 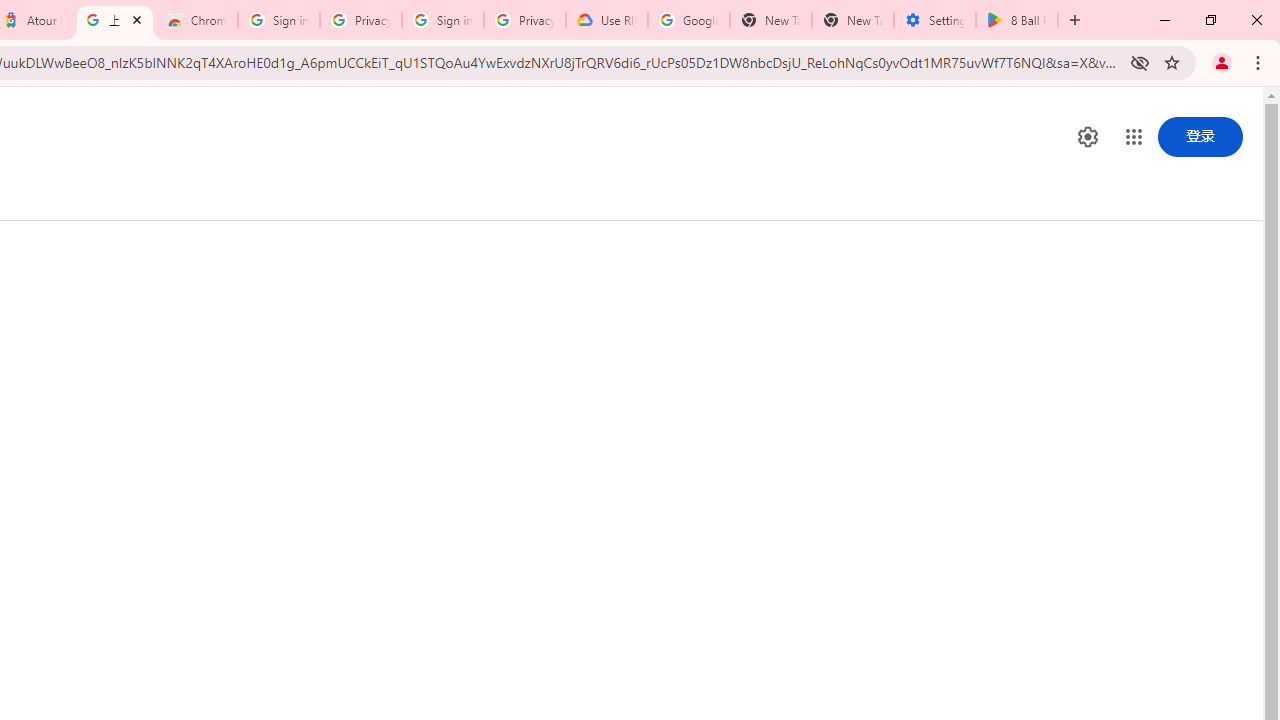 I want to click on 'Sign in - Google Accounts', so click(x=278, y=20).